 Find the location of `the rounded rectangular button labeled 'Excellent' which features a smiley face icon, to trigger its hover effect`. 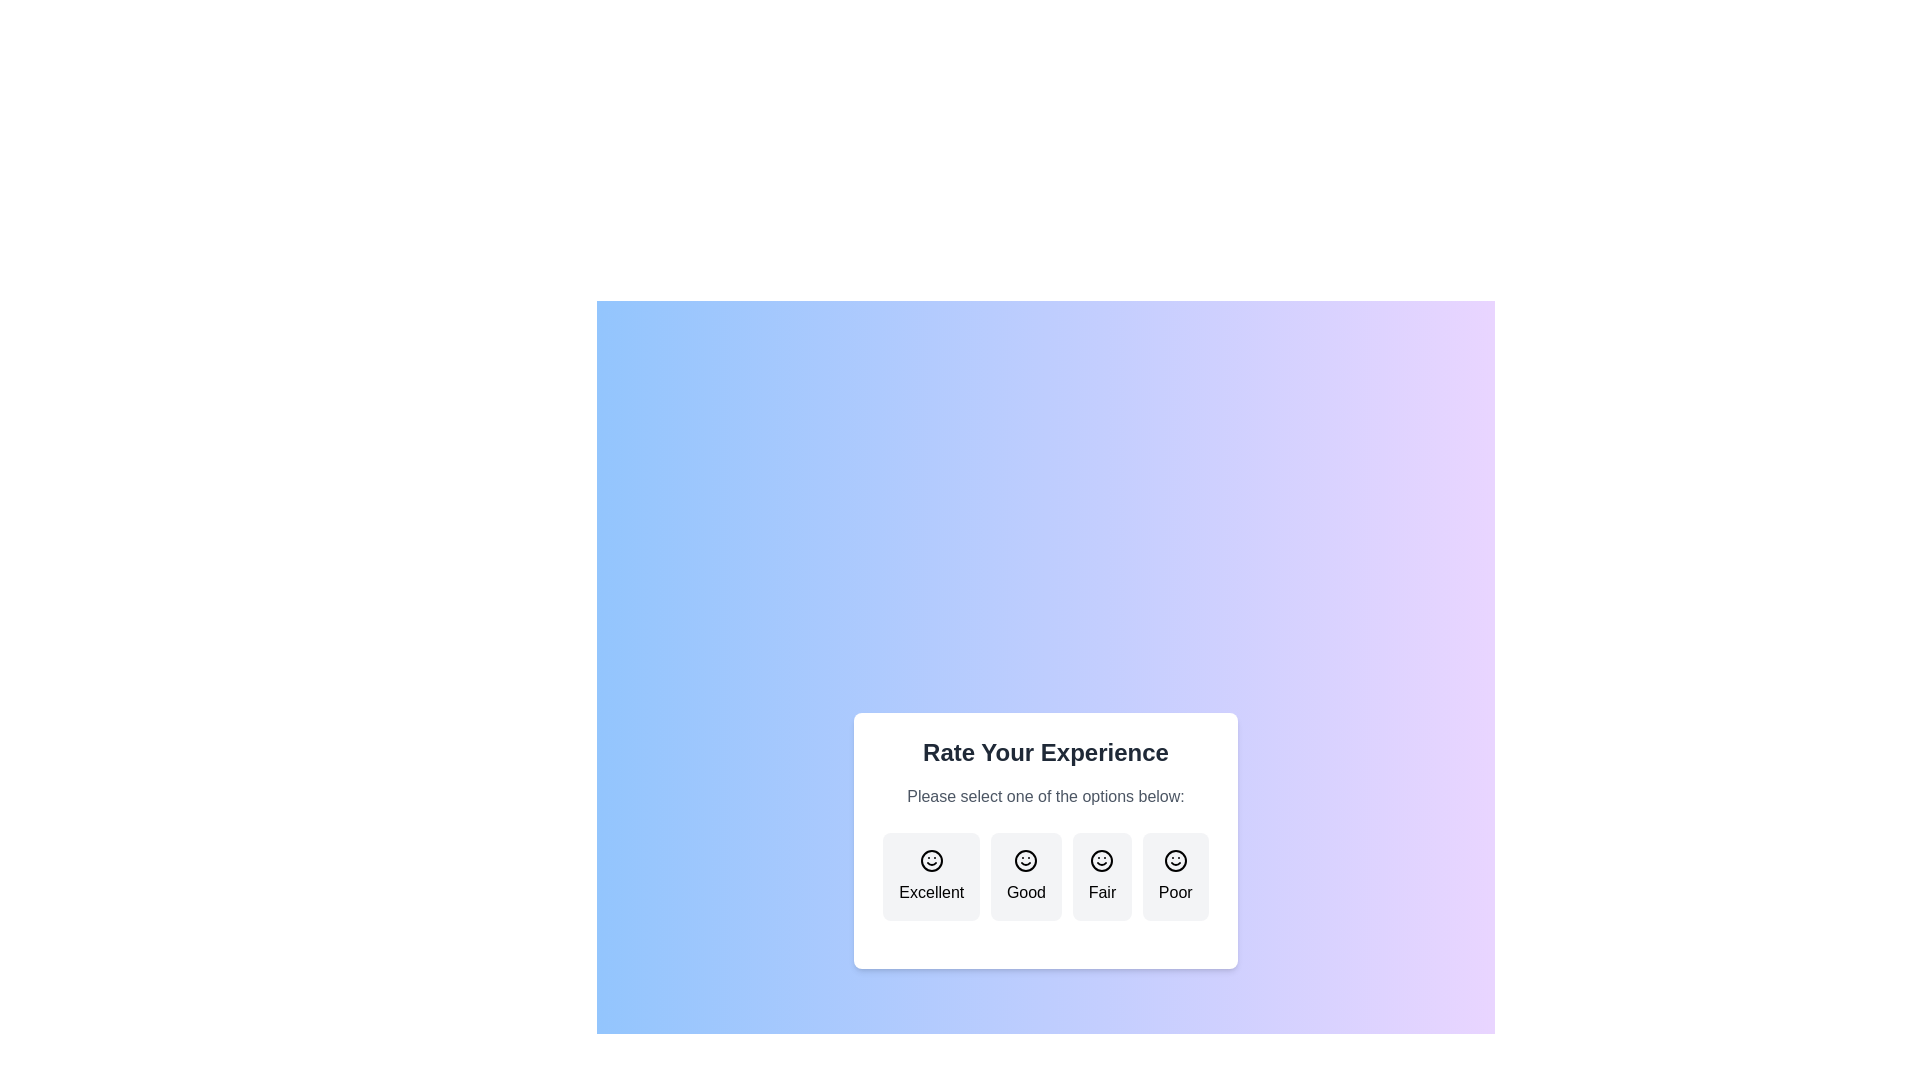

the rounded rectangular button labeled 'Excellent' which features a smiley face icon, to trigger its hover effect is located at coordinates (930, 875).